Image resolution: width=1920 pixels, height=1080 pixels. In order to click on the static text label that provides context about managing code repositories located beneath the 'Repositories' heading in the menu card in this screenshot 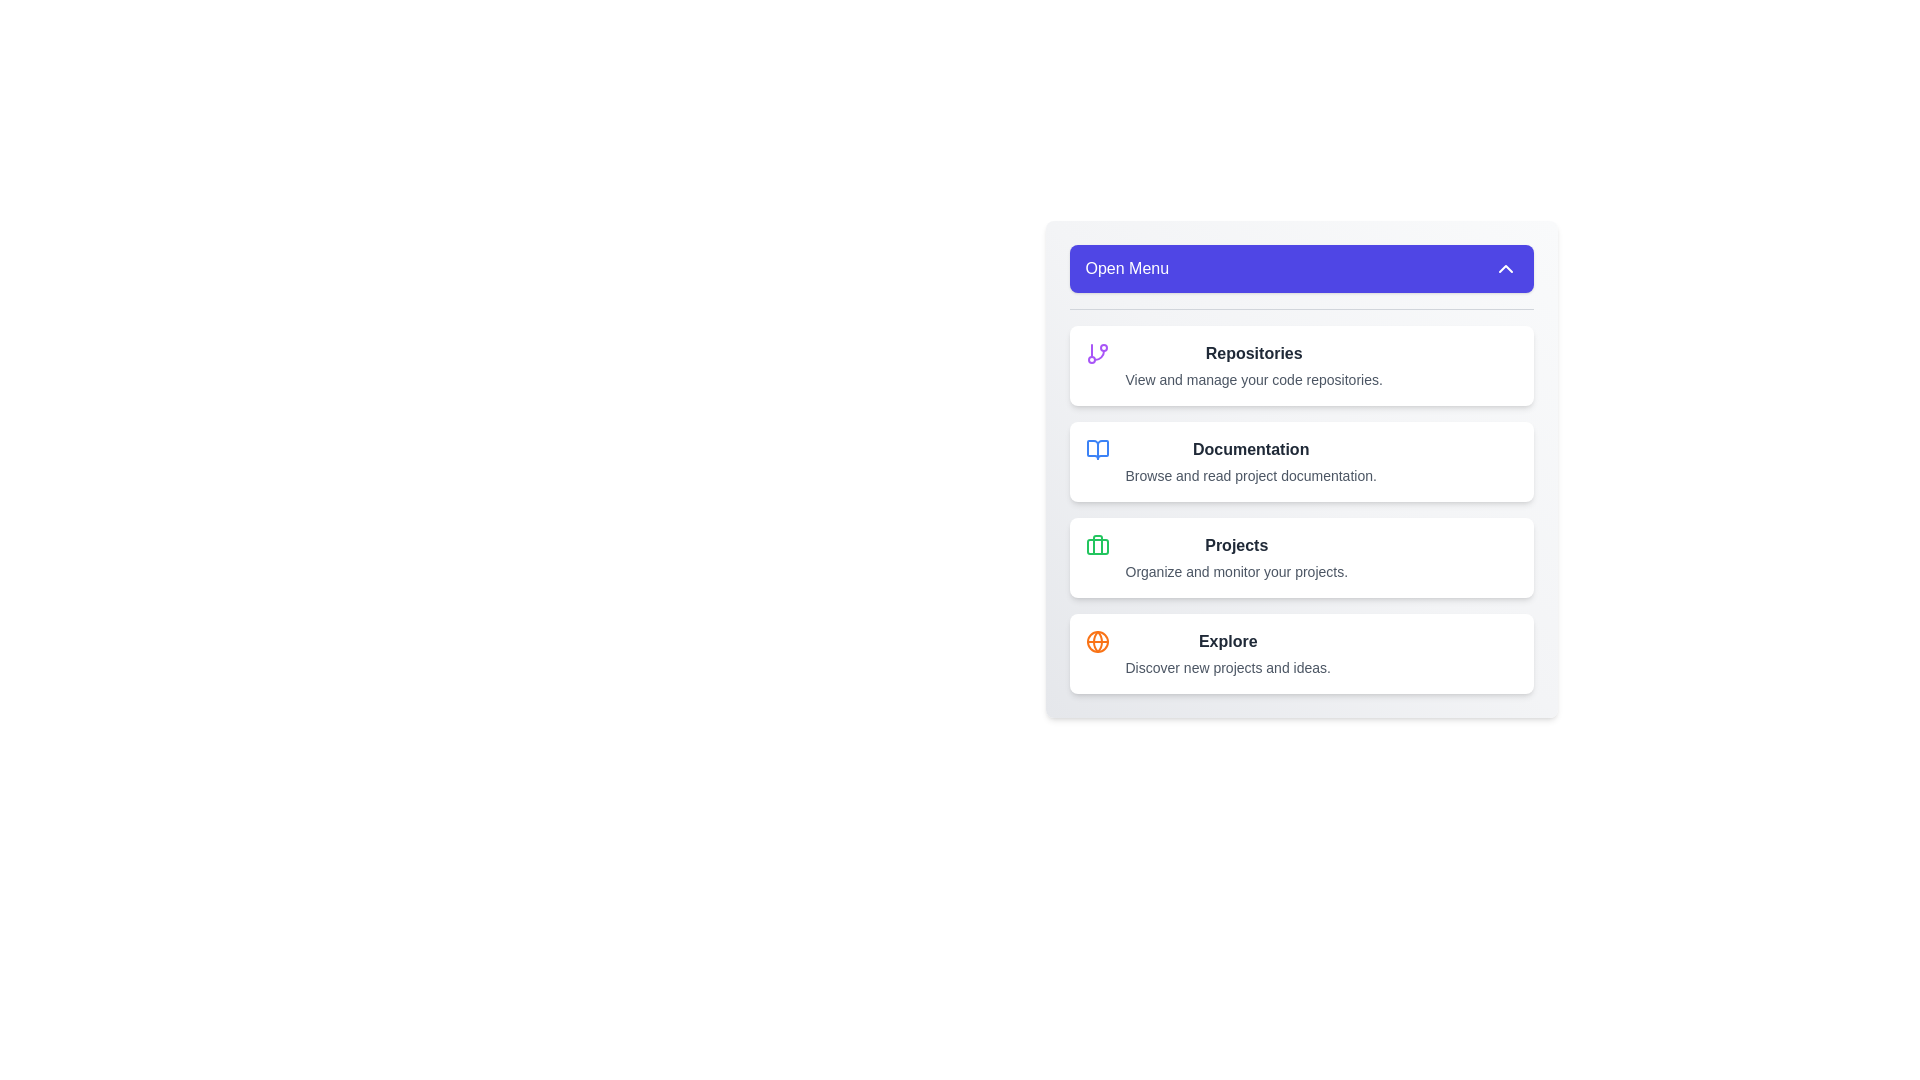, I will do `click(1253, 380)`.